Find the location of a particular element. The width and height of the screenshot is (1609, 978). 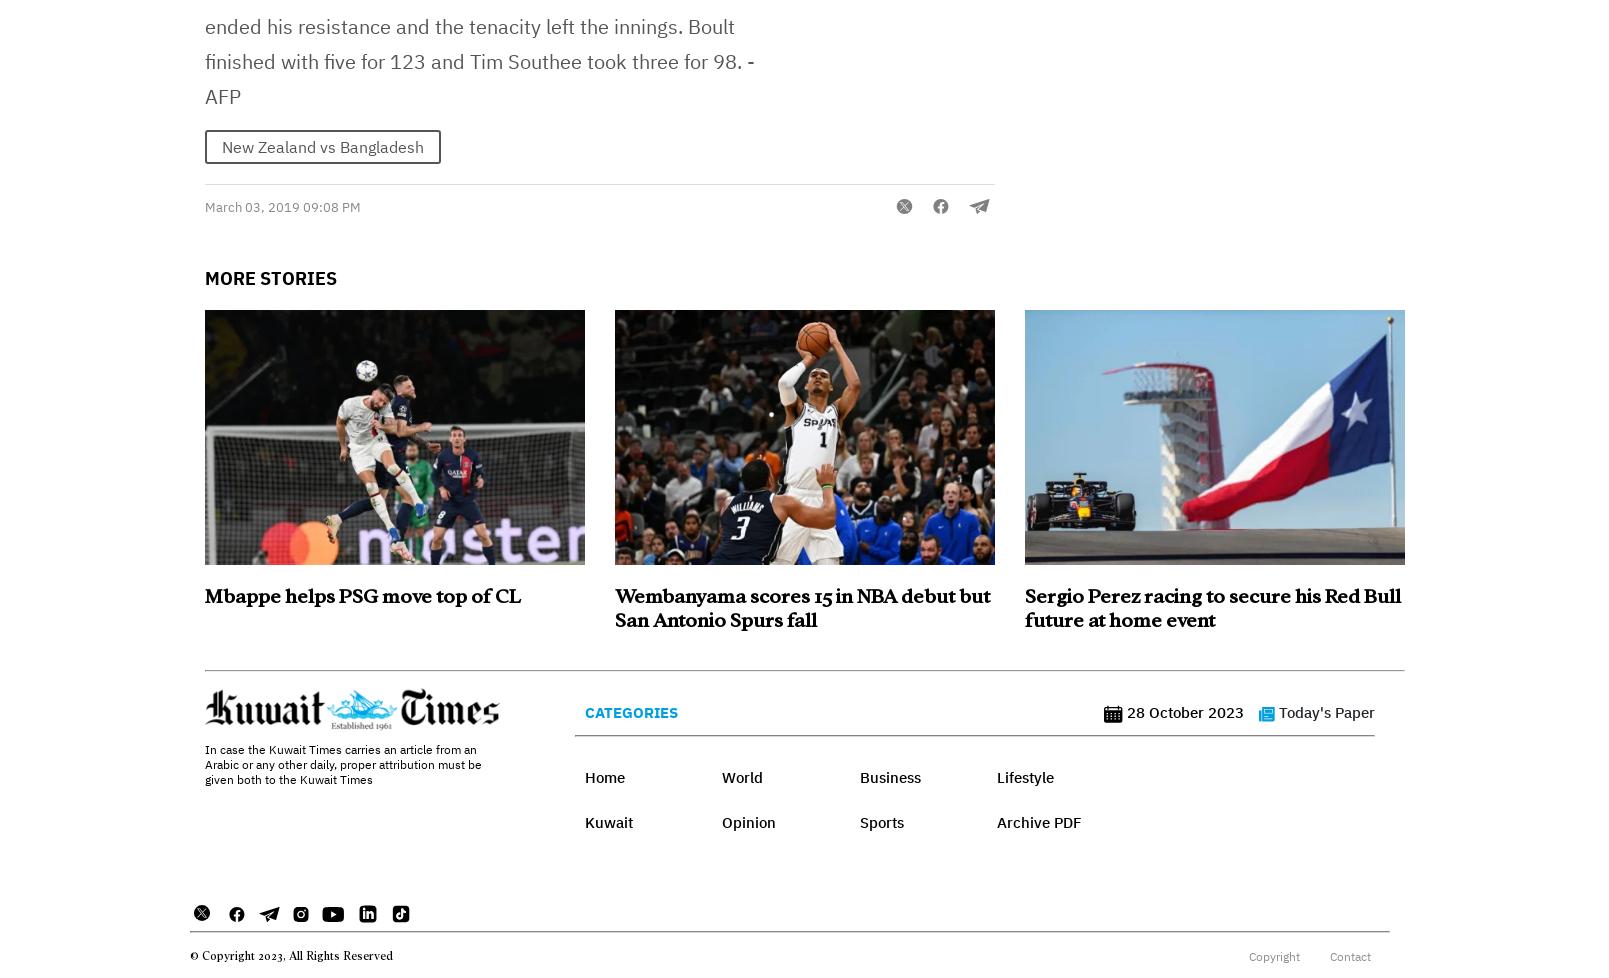

'March 03, 2019 09:08 PM' is located at coordinates (281, 207).